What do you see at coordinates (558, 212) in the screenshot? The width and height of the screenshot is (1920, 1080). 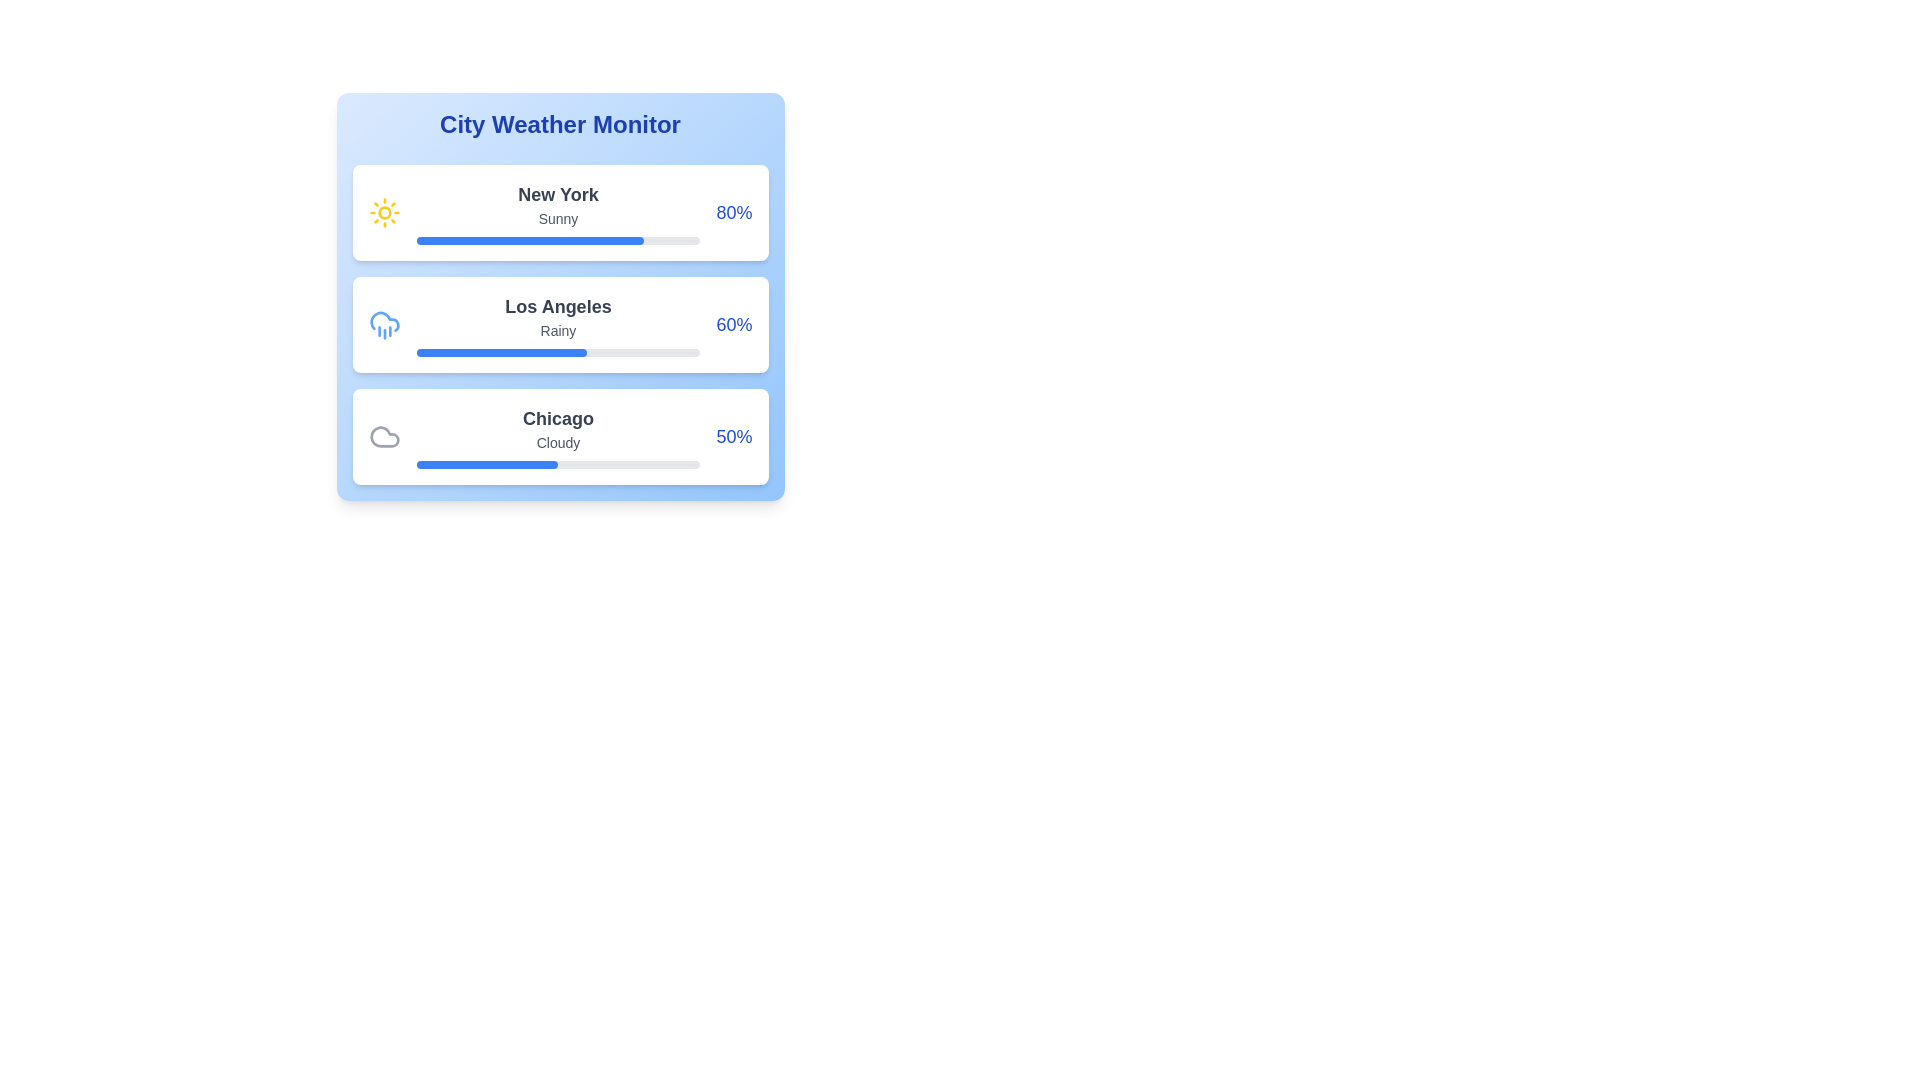 I see `weather data displayed in the Weather data display block for New York, which shows 'Sunny' and an 80% progress bar` at bounding box center [558, 212].